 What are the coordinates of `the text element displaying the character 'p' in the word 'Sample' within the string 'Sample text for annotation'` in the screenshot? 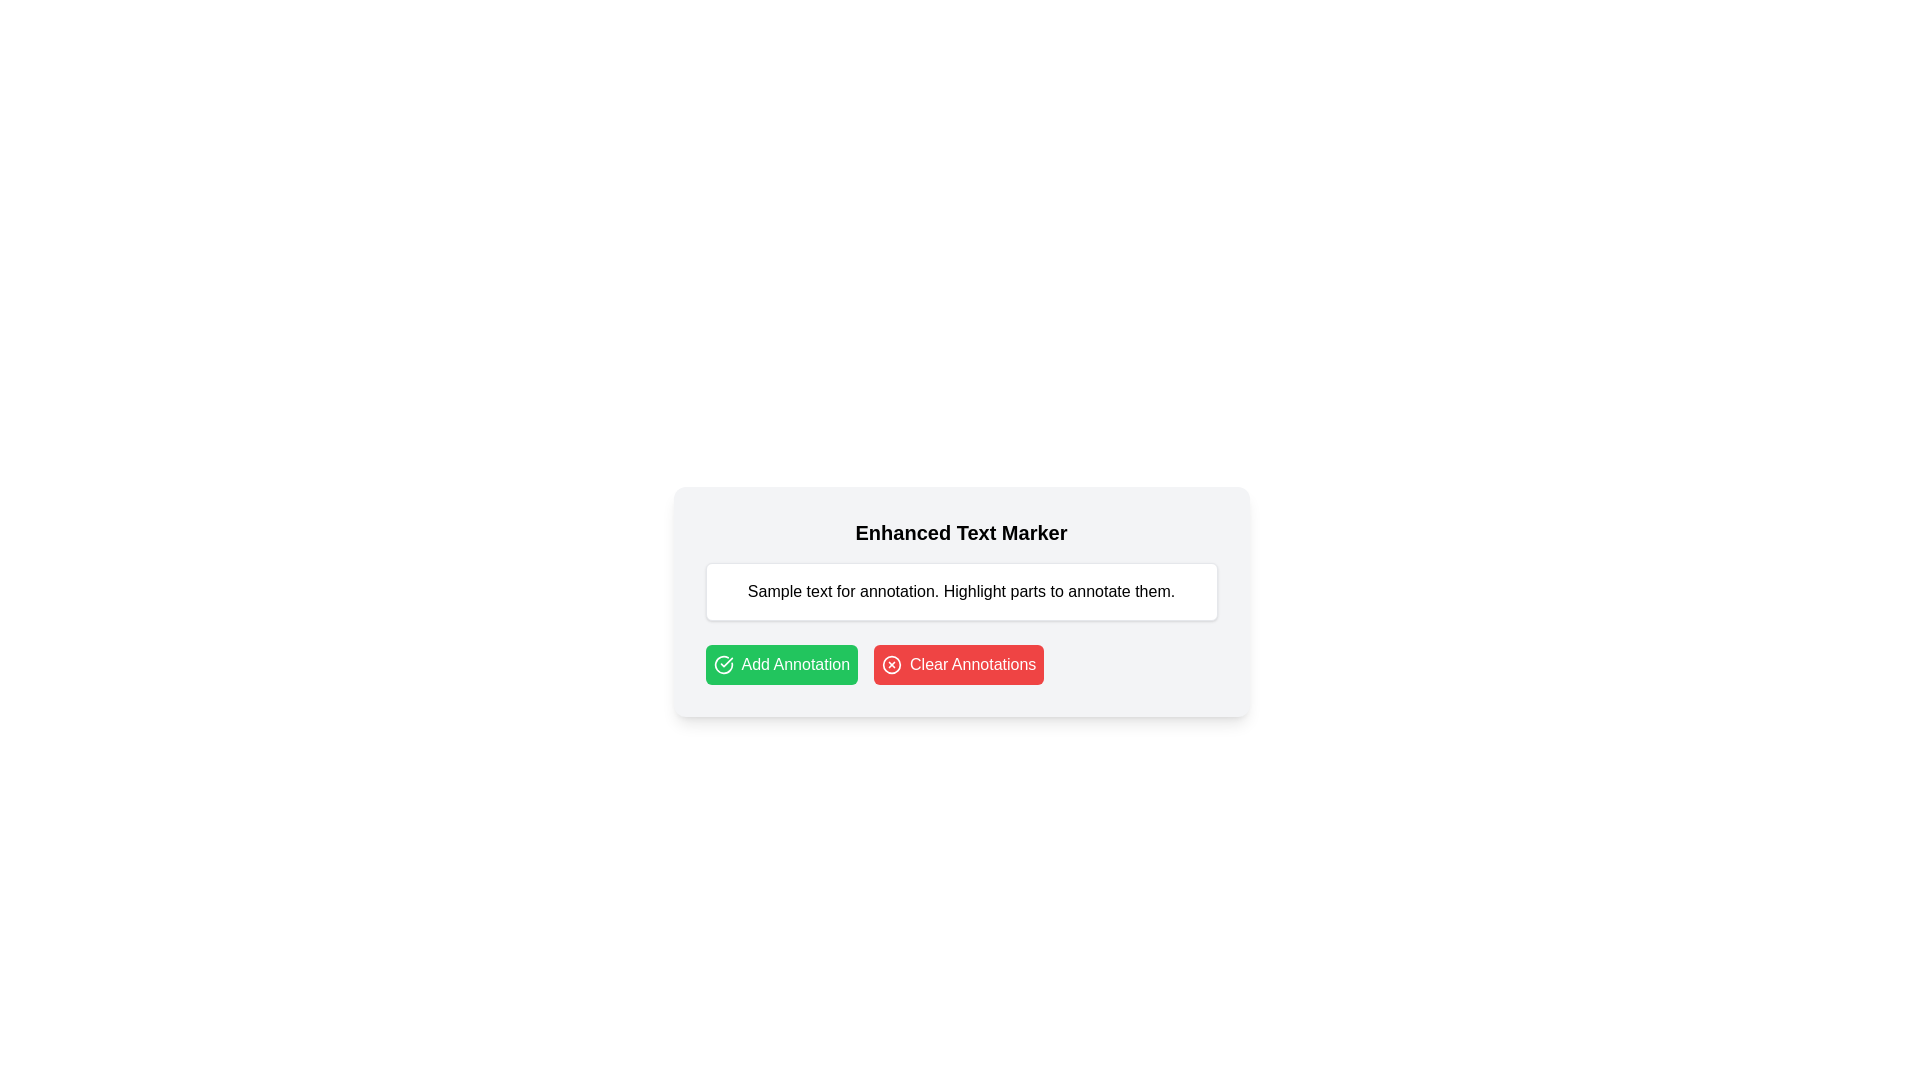 It's located at (784, 590).